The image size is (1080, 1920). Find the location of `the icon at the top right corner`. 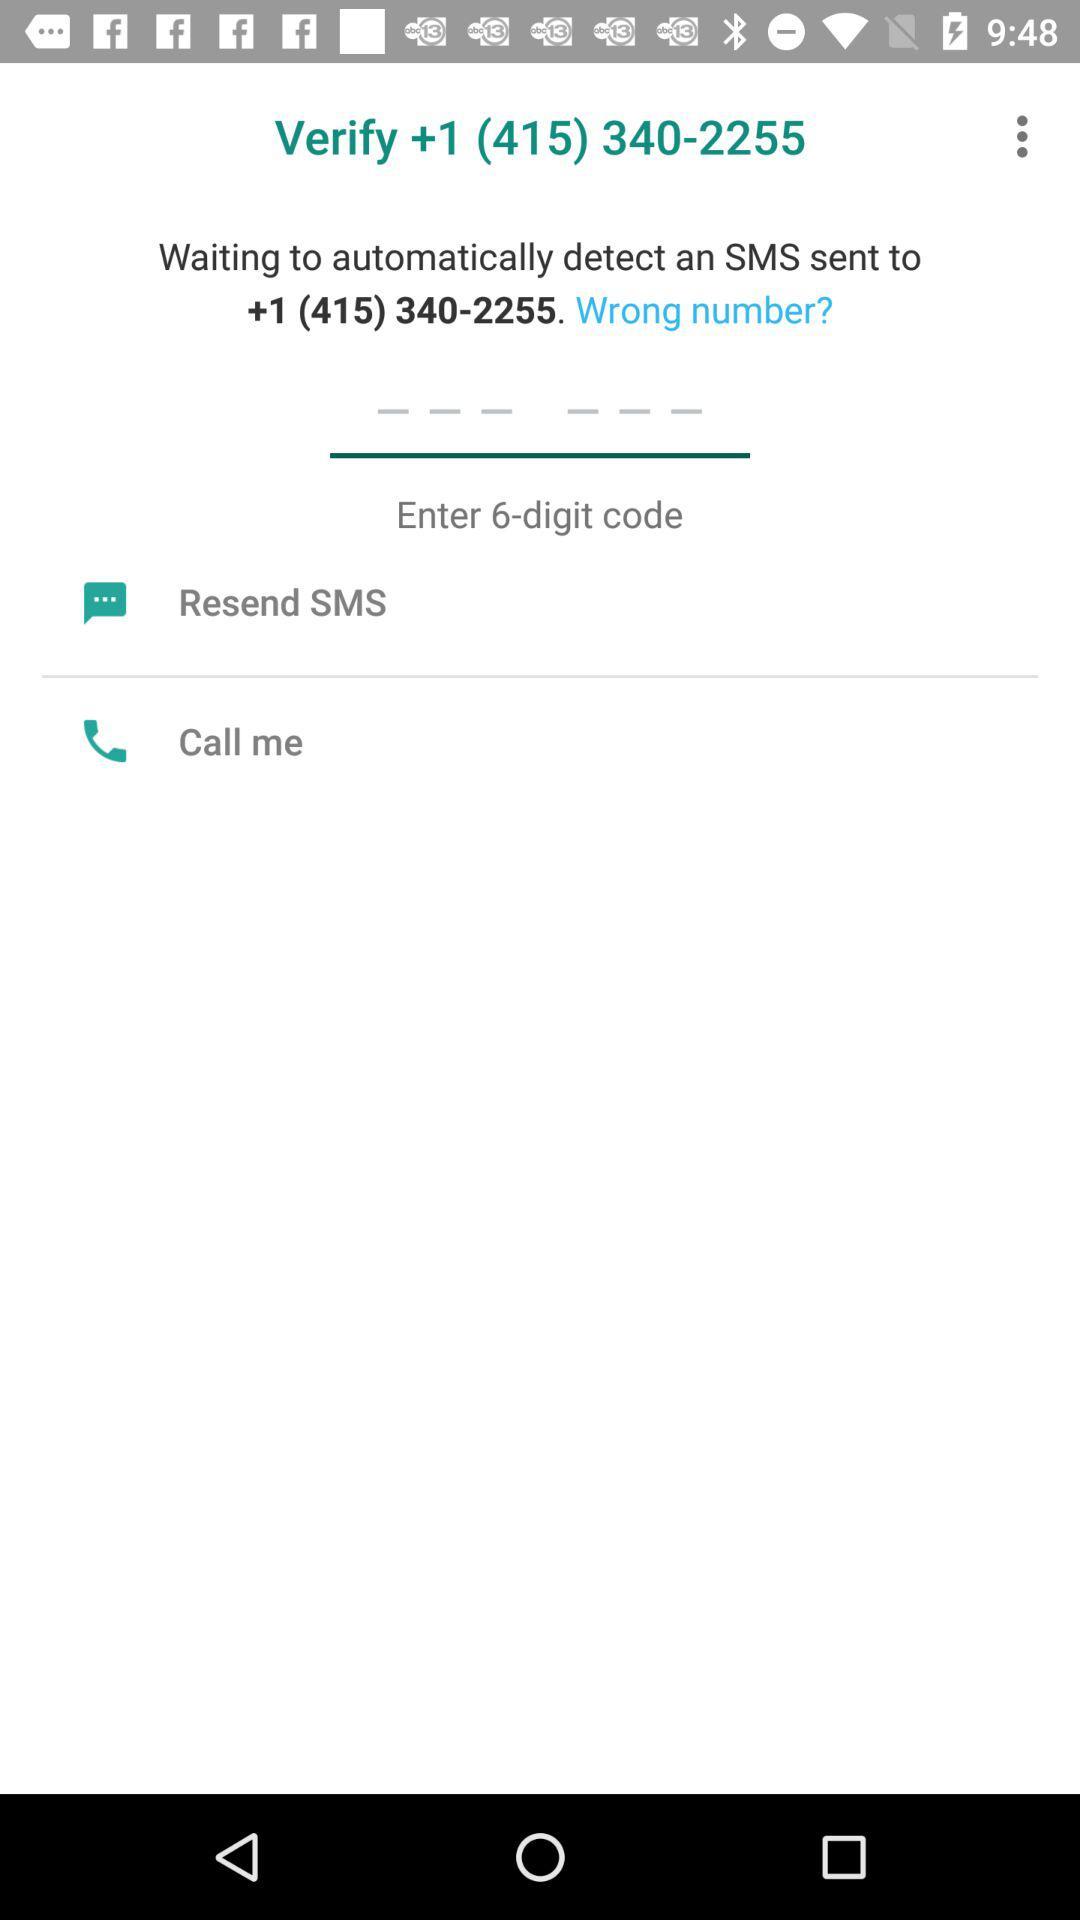

the icon at the top right corner is located at coordinates (1027, 135).